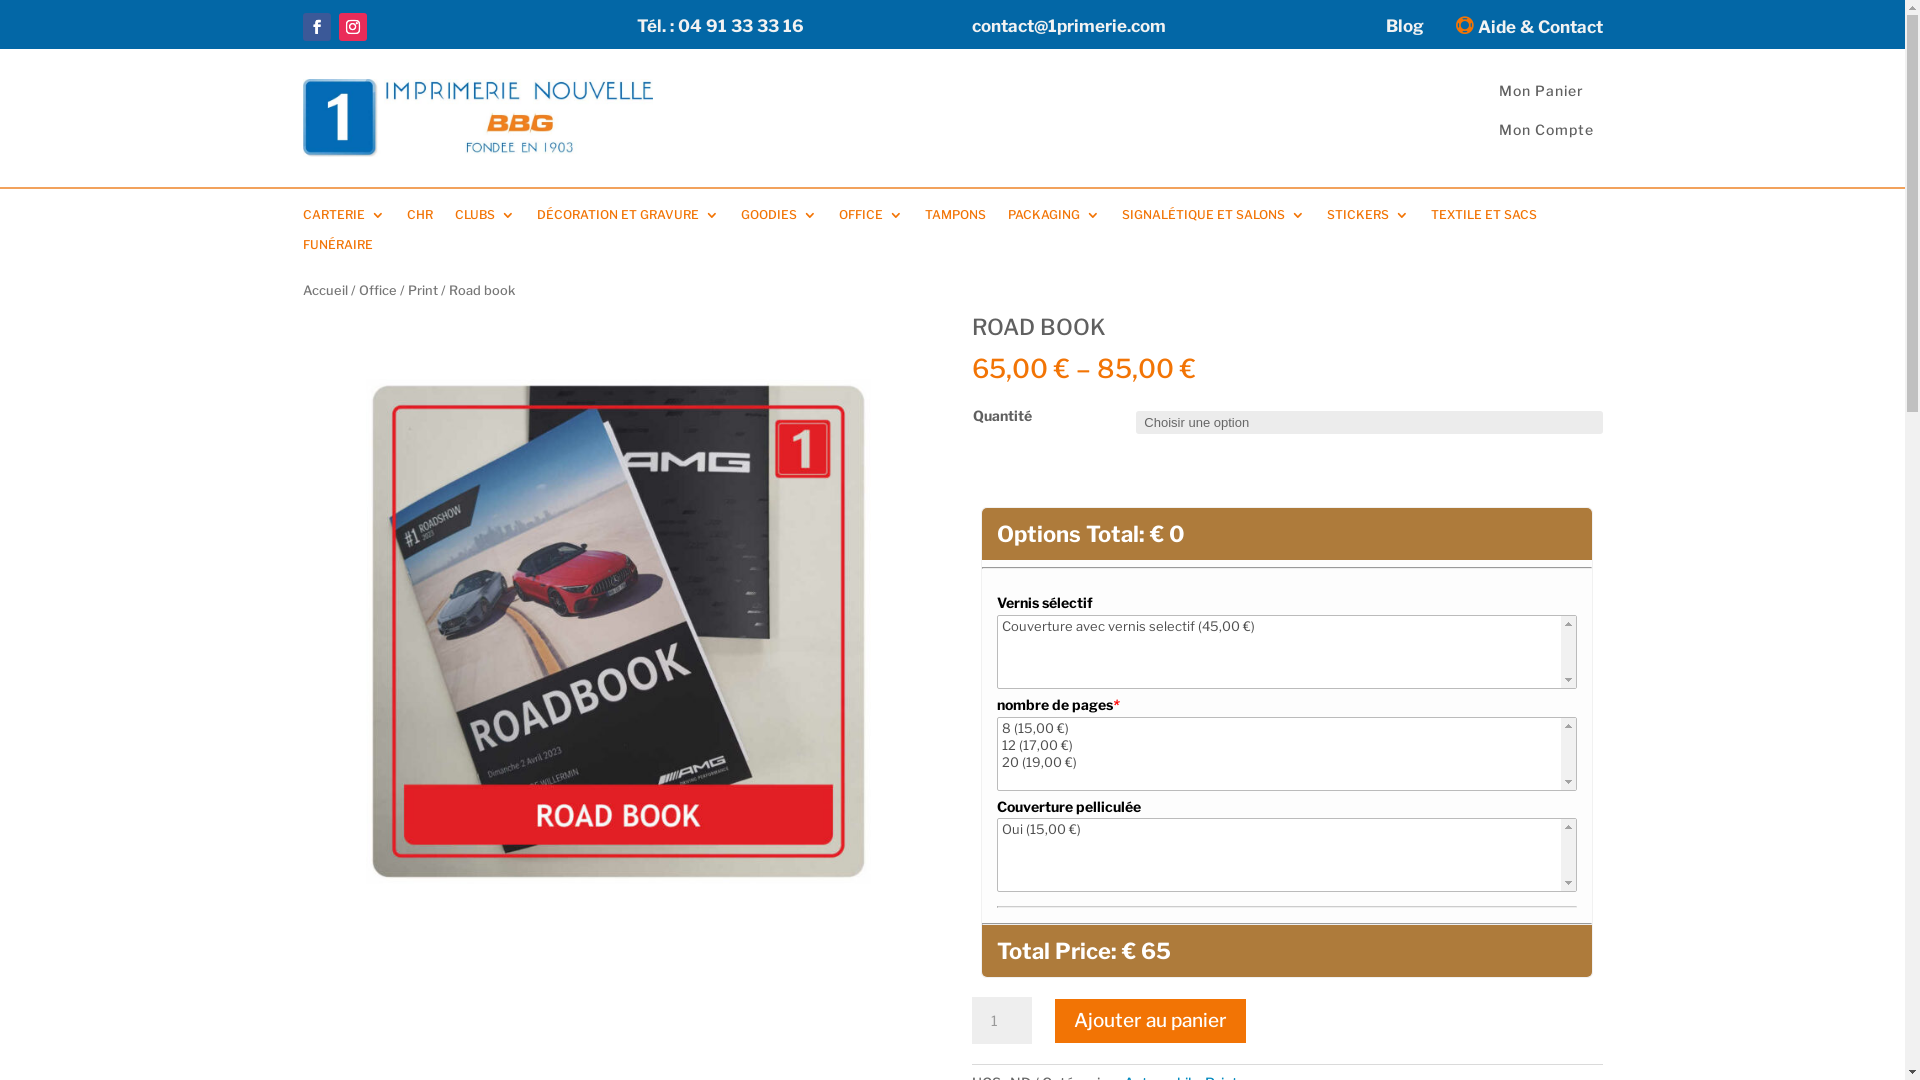 The height and width of the screenshot is (1080, 1920). I want to click on 'Blog', so click(1404, 30).